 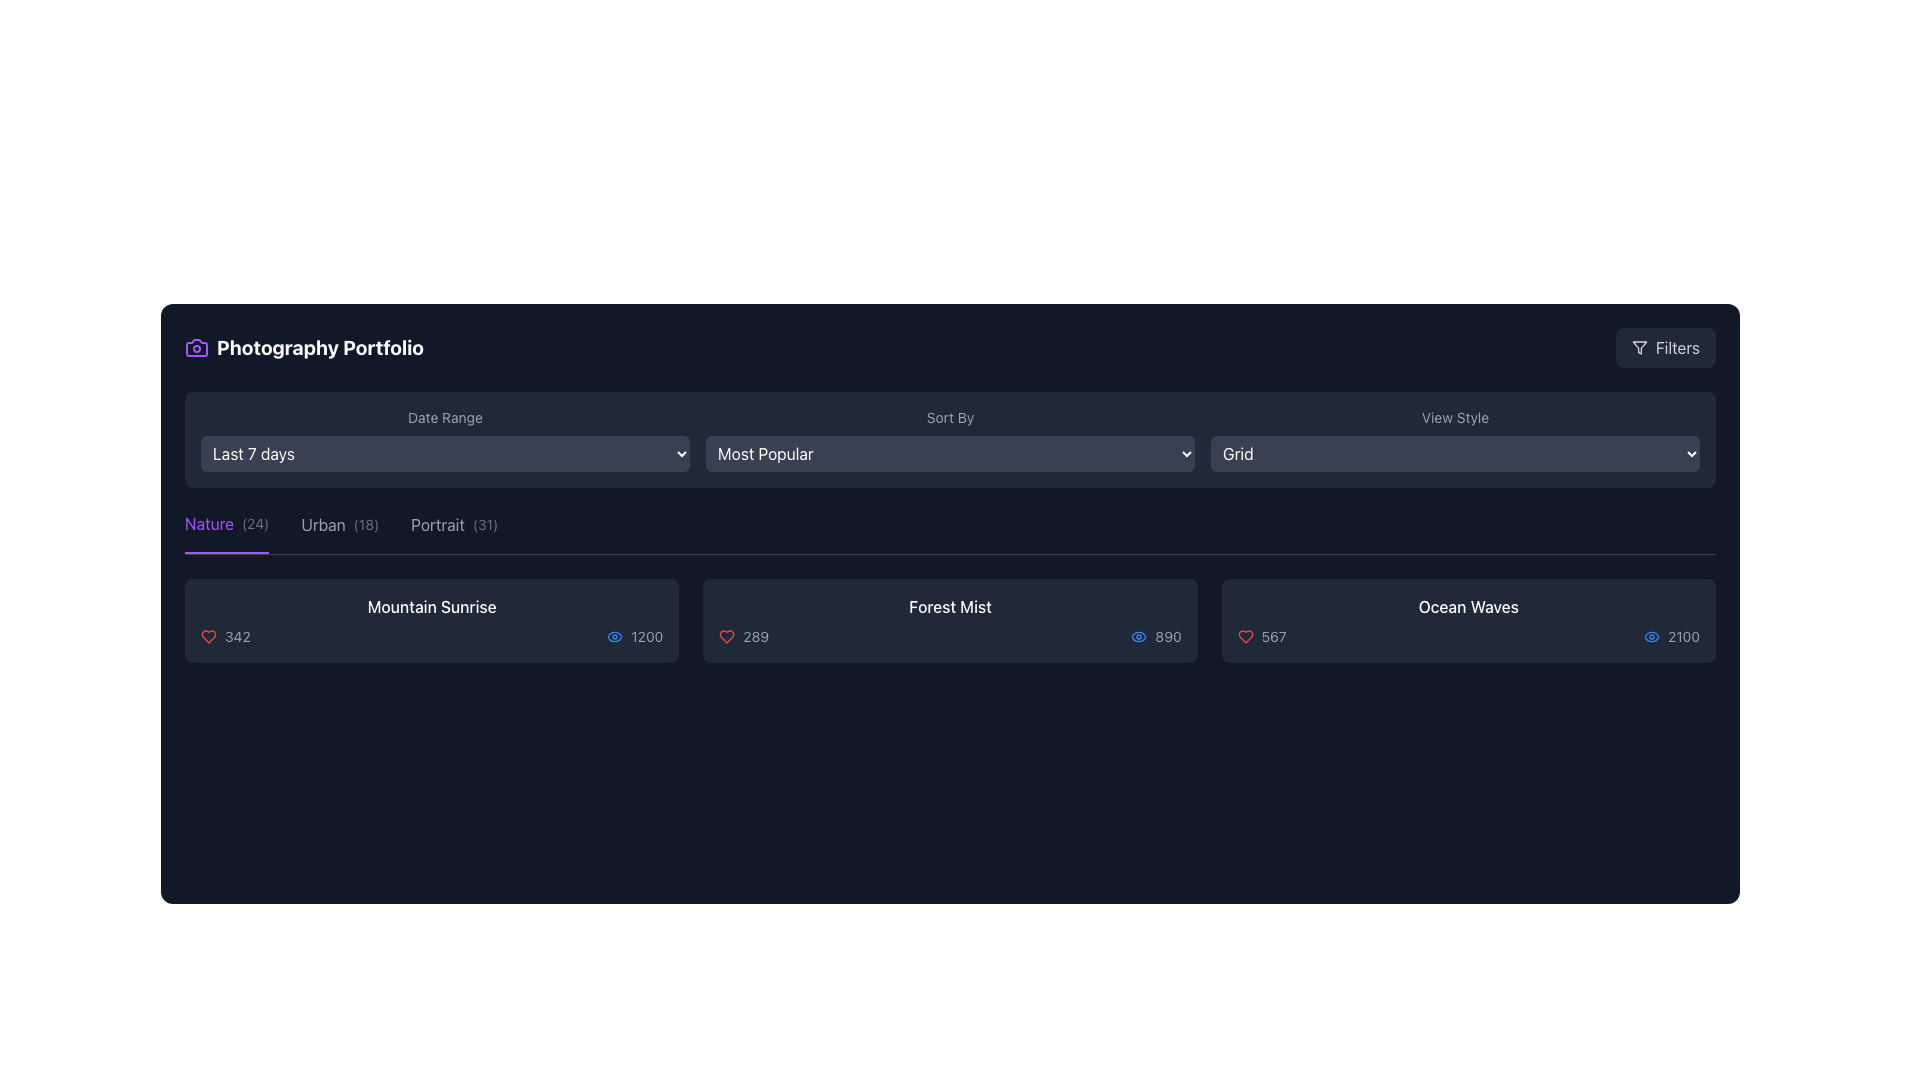 What do you see at coordinates (1651, 636) in the screenshot?
I see `the views icon (SVG graphic) located to the right of the 'Ocean Waves' title and the numerical value '2100' in the last card of the item row` at bounding box center [1651, 636].